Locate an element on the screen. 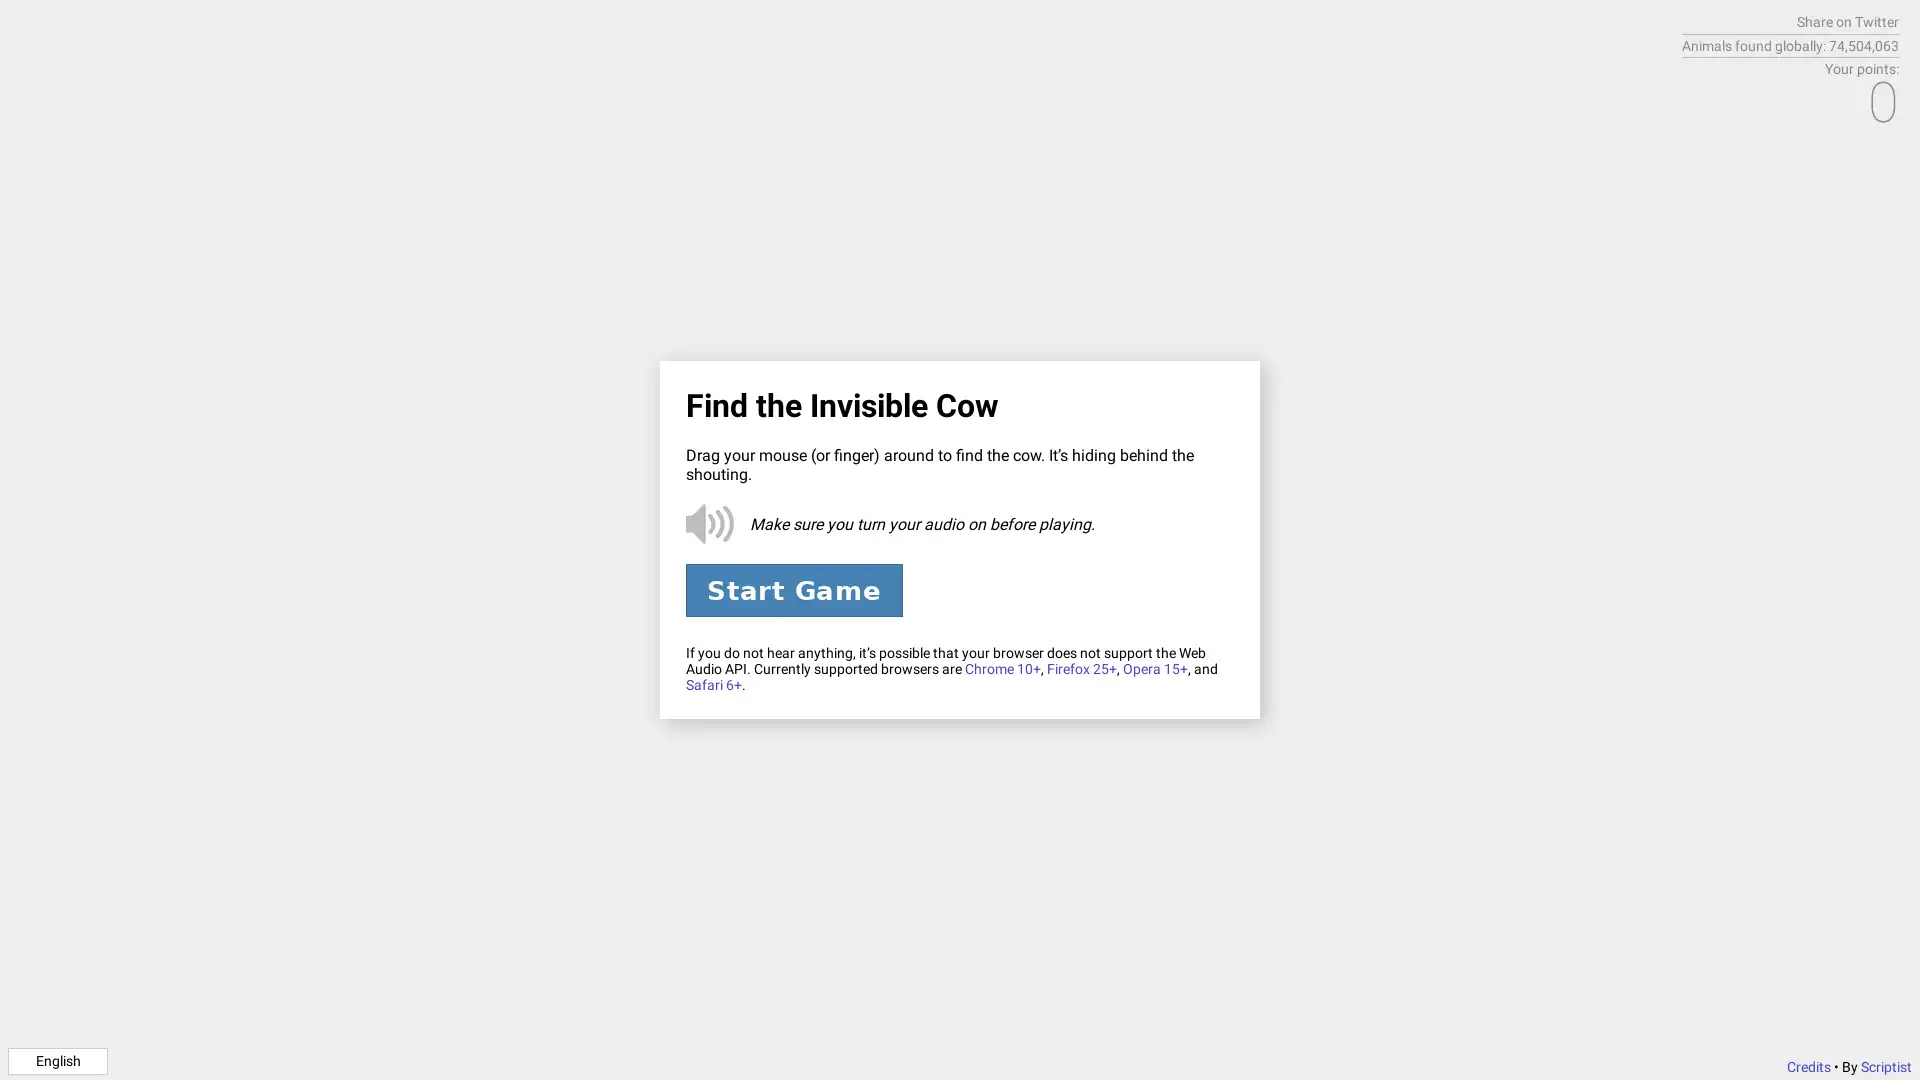 This screenshot has width=1920, height=1080. Share on Twitter is located at coordinates (1847, 22).